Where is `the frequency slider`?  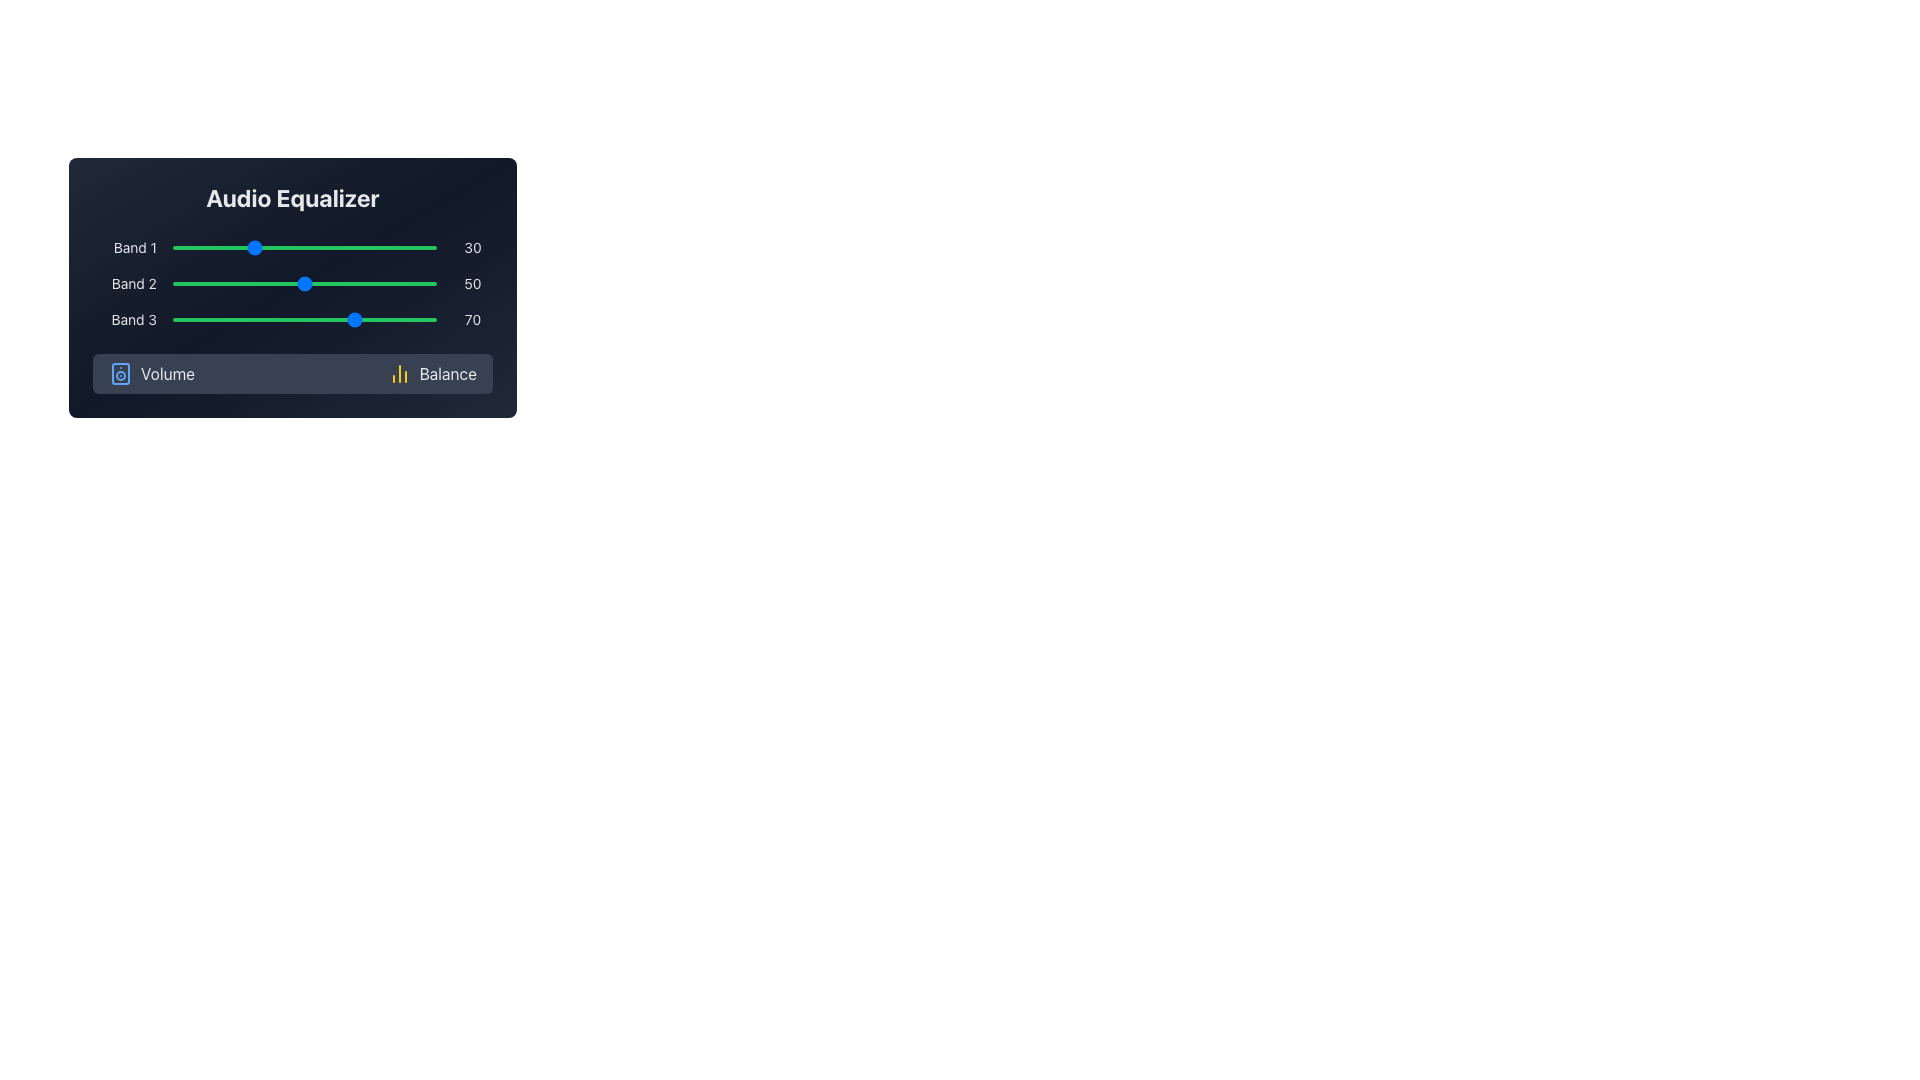 the frequency slider is located at coordinates (304, 284).